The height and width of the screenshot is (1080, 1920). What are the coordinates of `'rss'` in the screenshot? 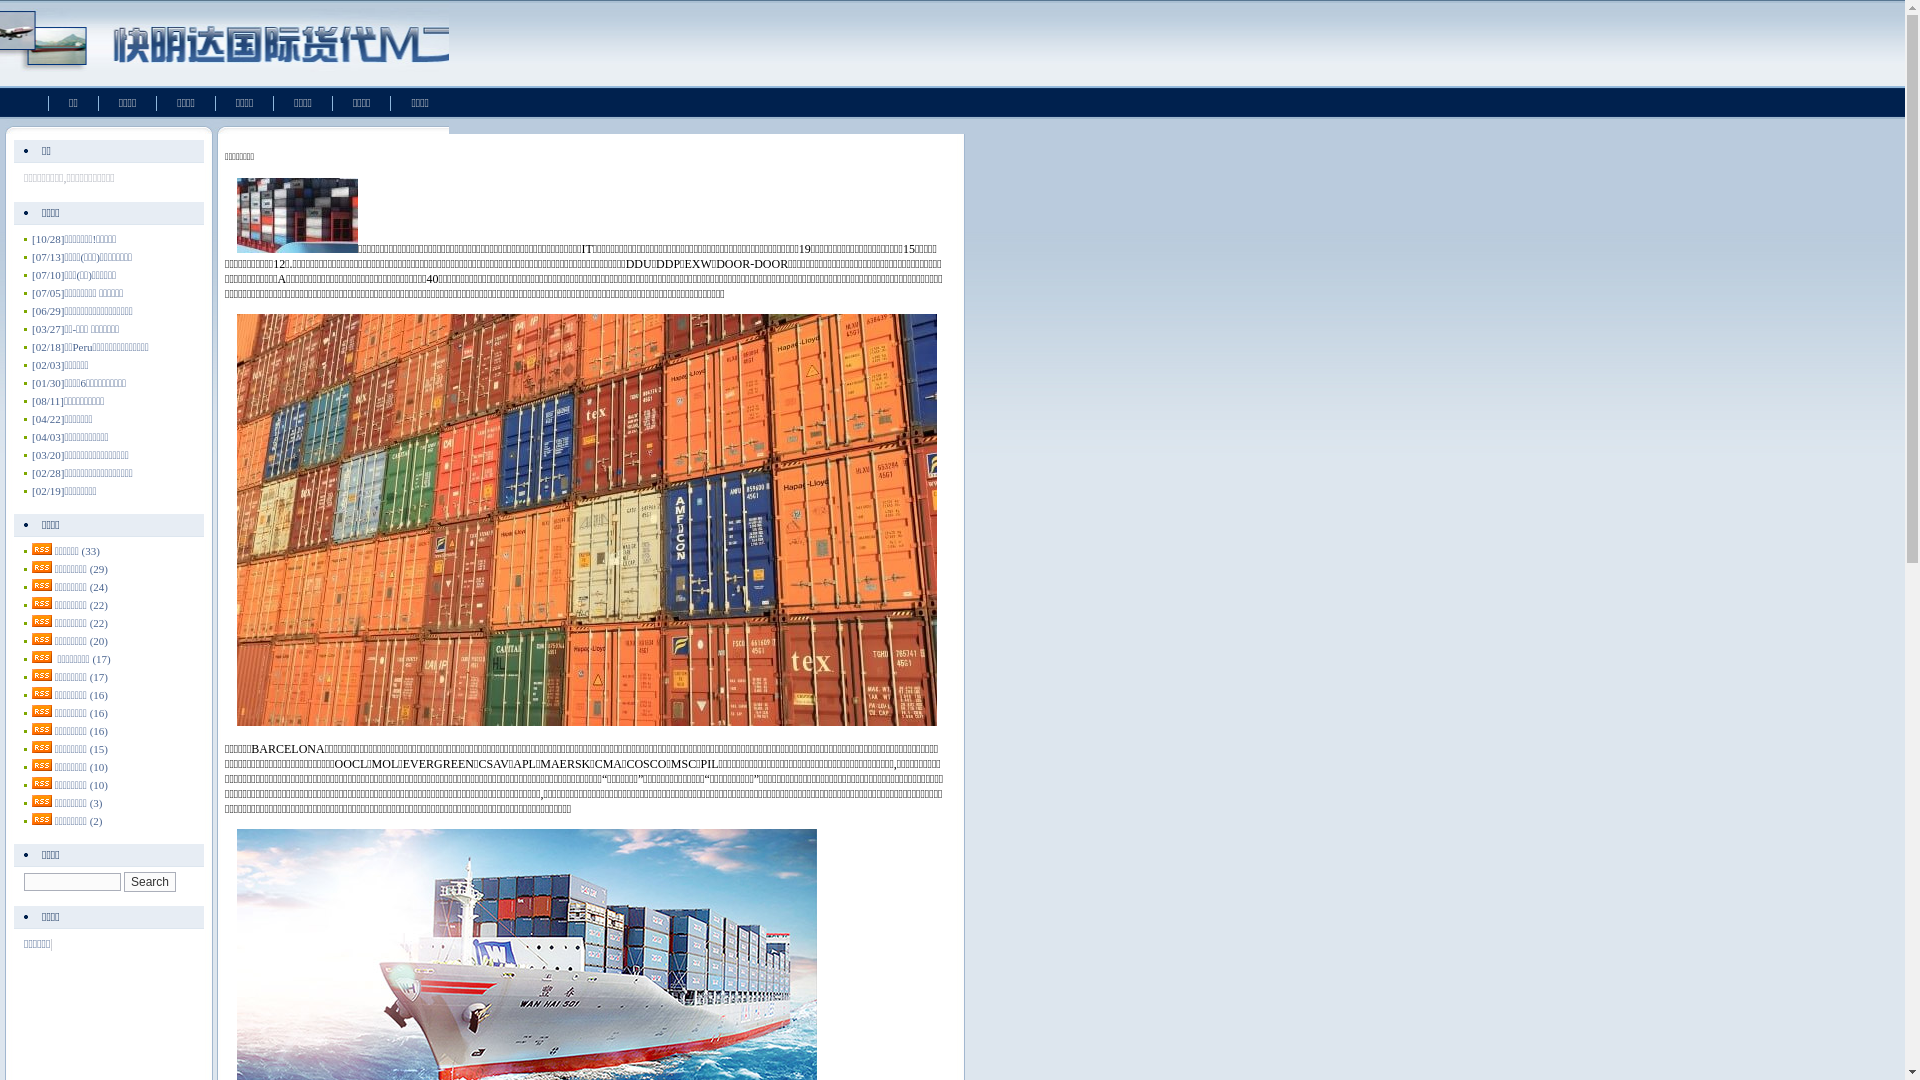 It's located at (42, 675).